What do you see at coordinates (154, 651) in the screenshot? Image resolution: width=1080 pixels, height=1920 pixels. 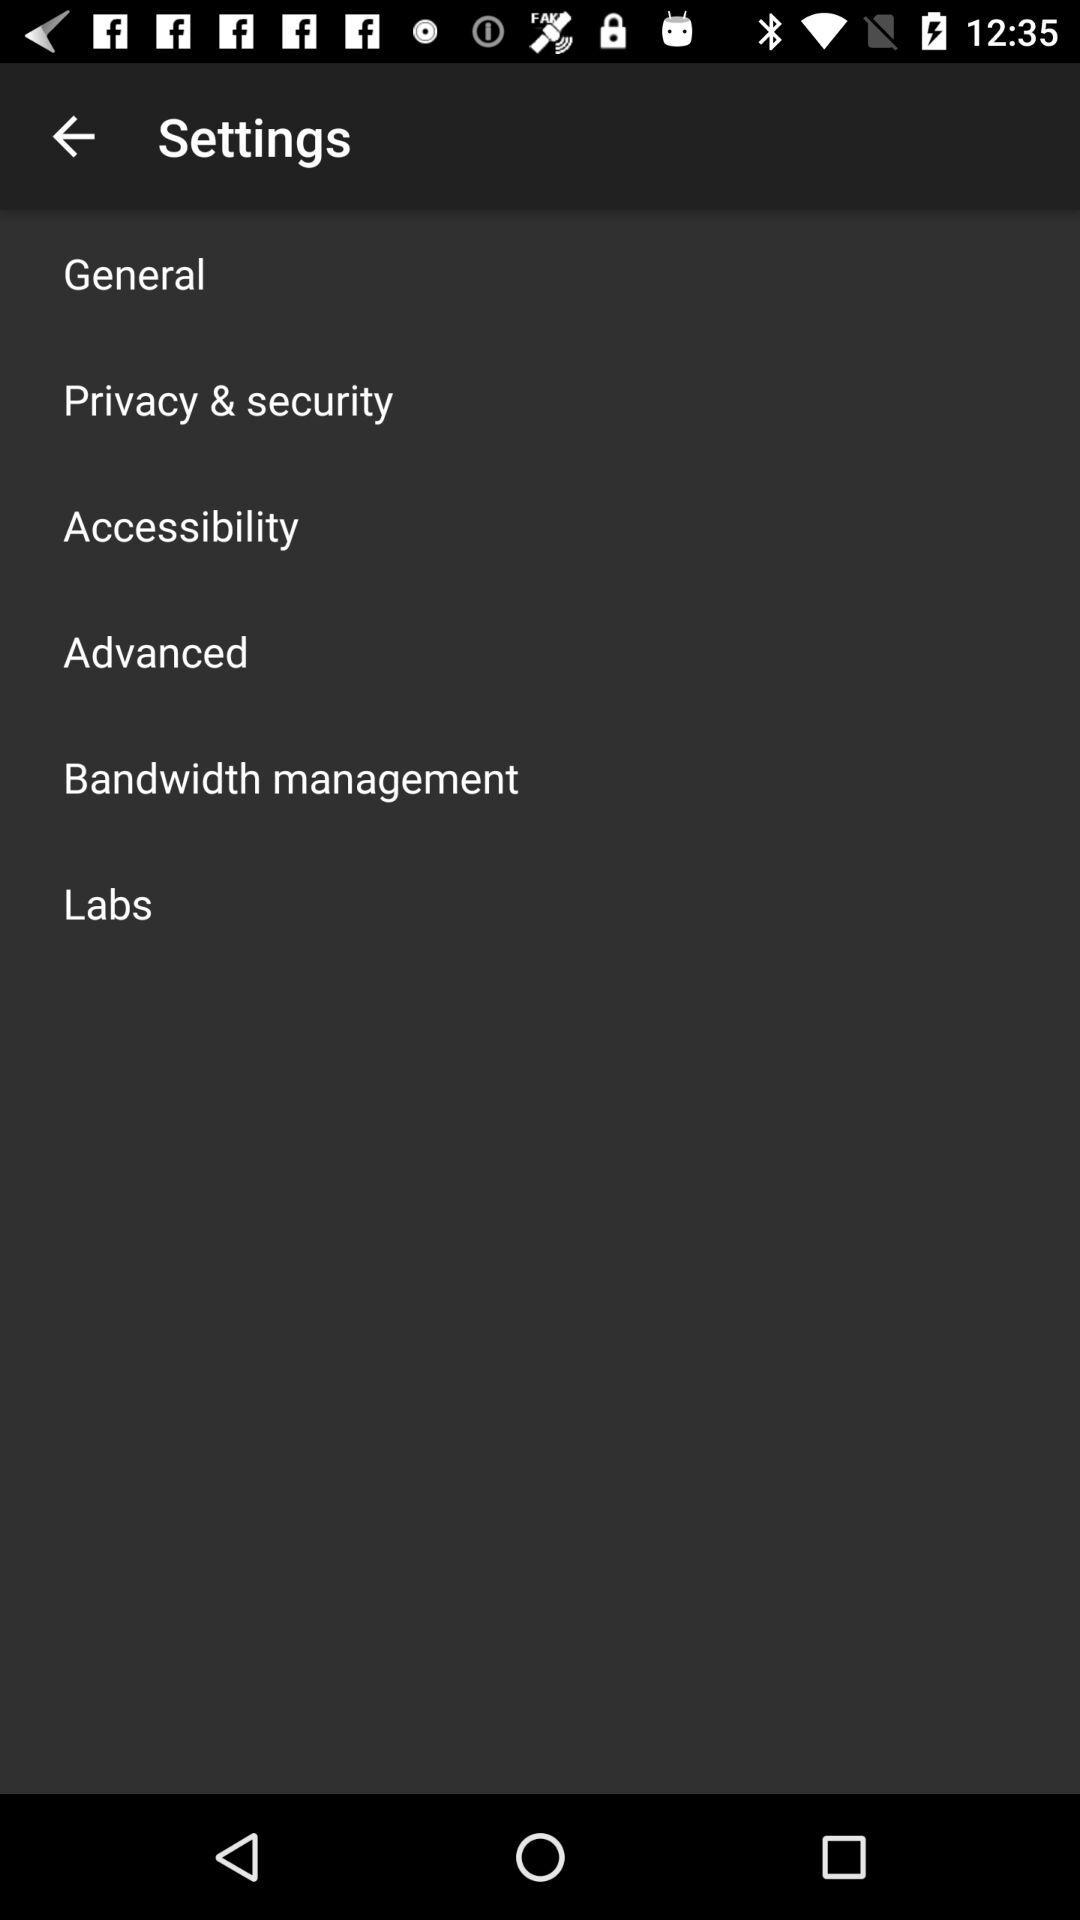 I see `the advanced` at bounding box center [154, 651].